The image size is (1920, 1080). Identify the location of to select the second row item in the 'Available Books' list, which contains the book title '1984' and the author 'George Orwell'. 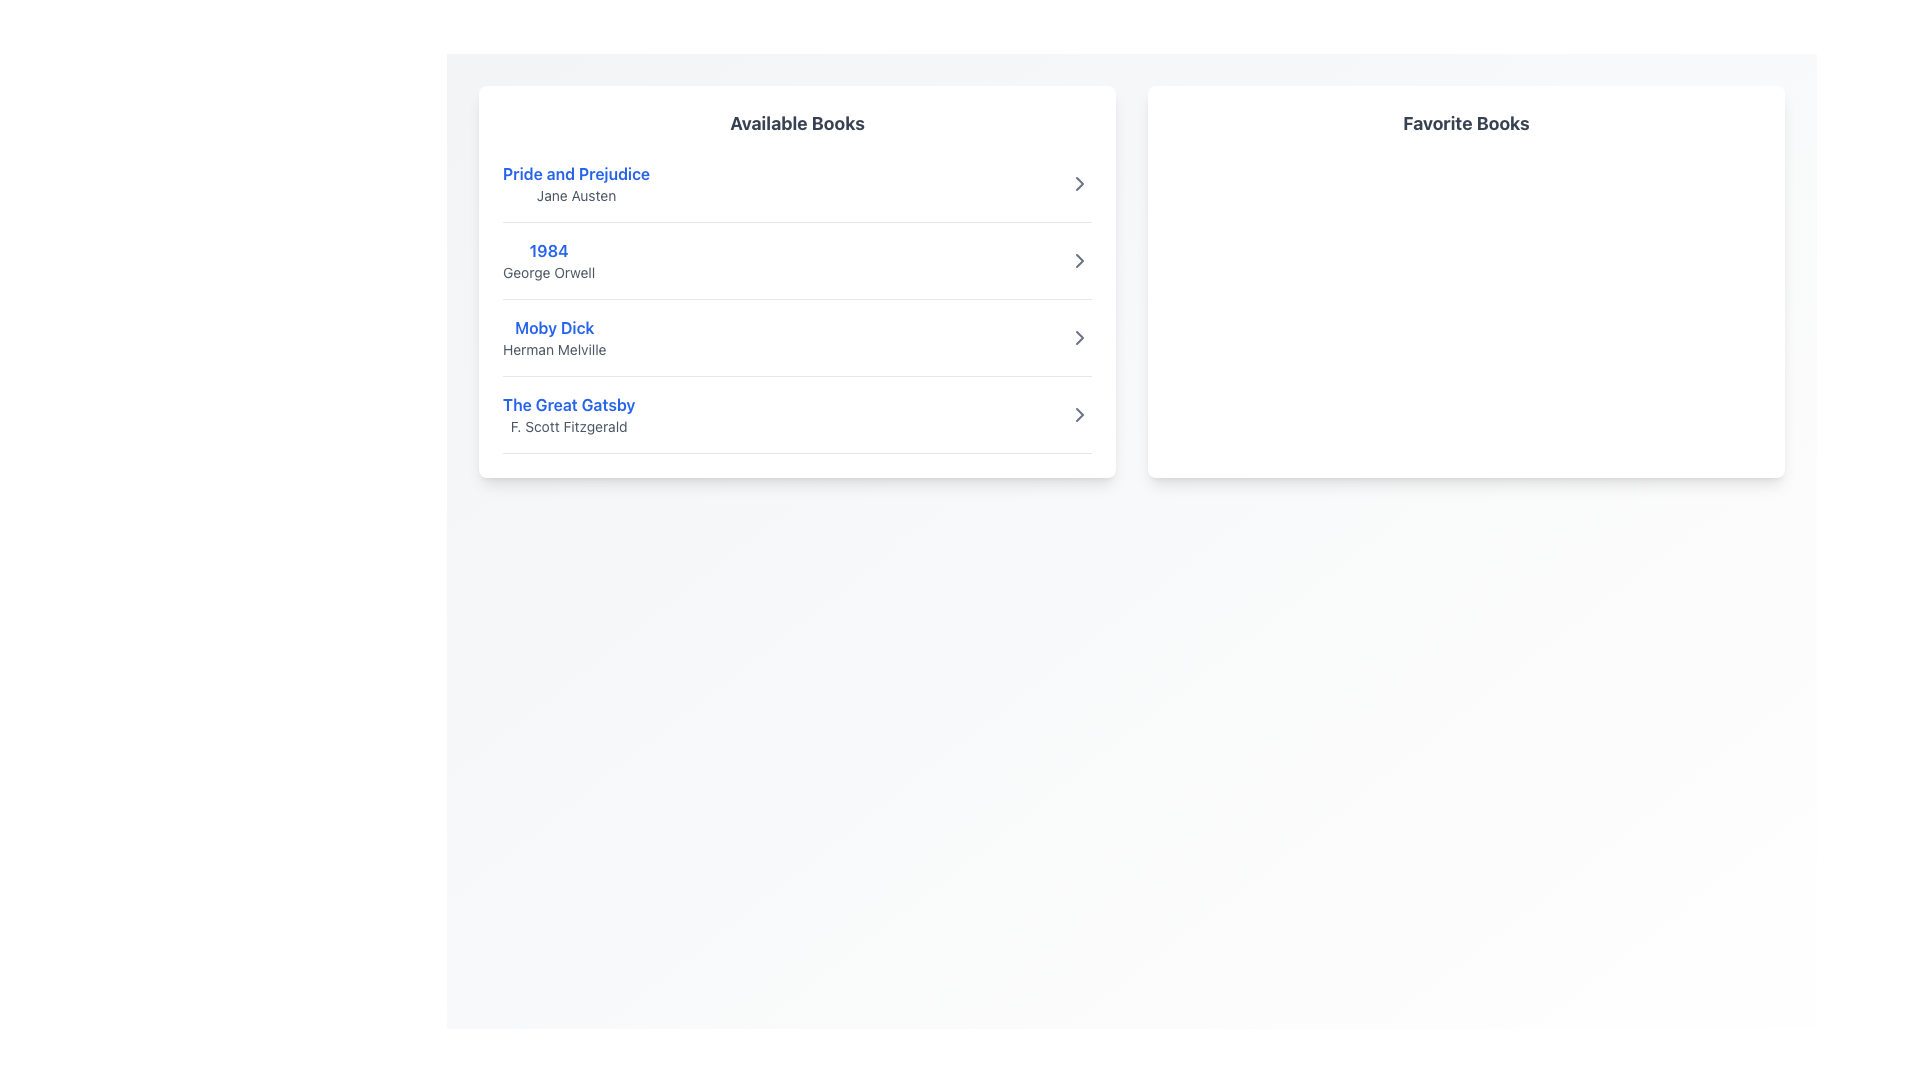
(796, 268).